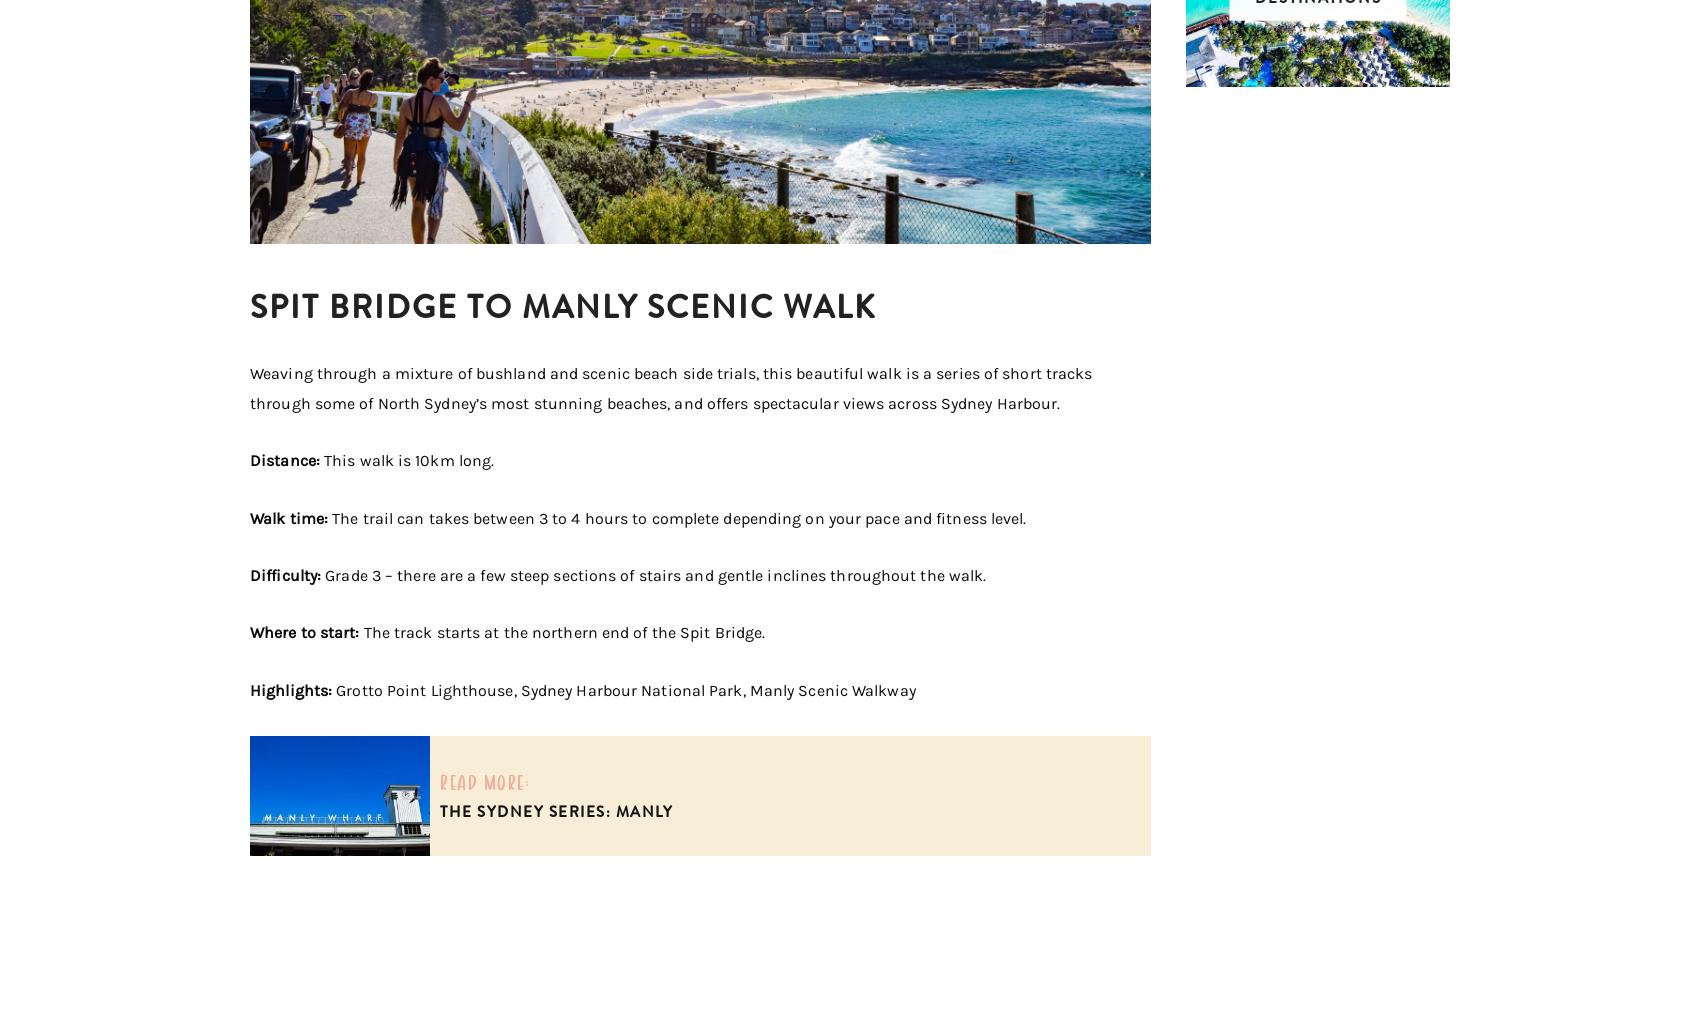 This screenshot has width=1700, height=1036. Describe the element at coordinates (678, 517) in the screenshot. I see `'The trail can takes between 3 to 4 hours to complete depending on your pace and fitness level.'` at that location.